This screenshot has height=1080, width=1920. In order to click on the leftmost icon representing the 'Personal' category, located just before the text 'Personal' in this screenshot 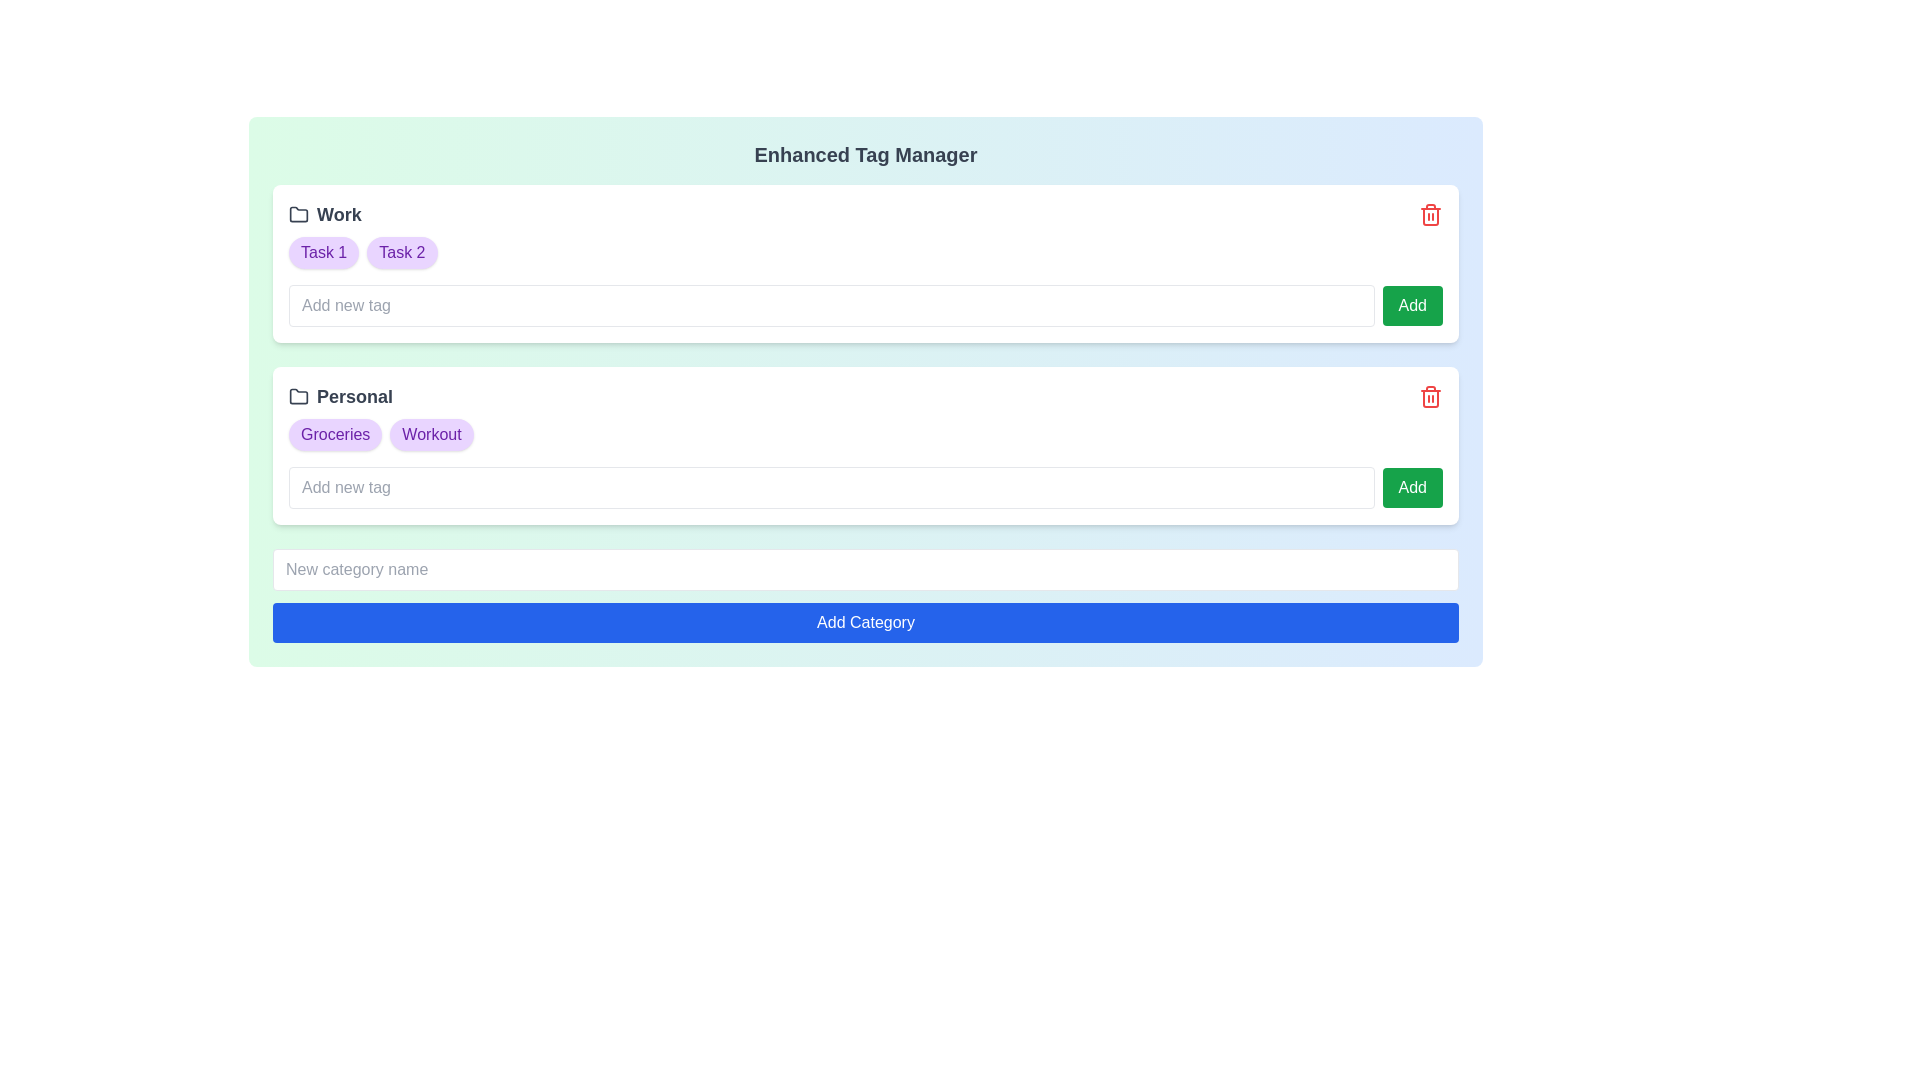, I will do `click(297, 397)`.